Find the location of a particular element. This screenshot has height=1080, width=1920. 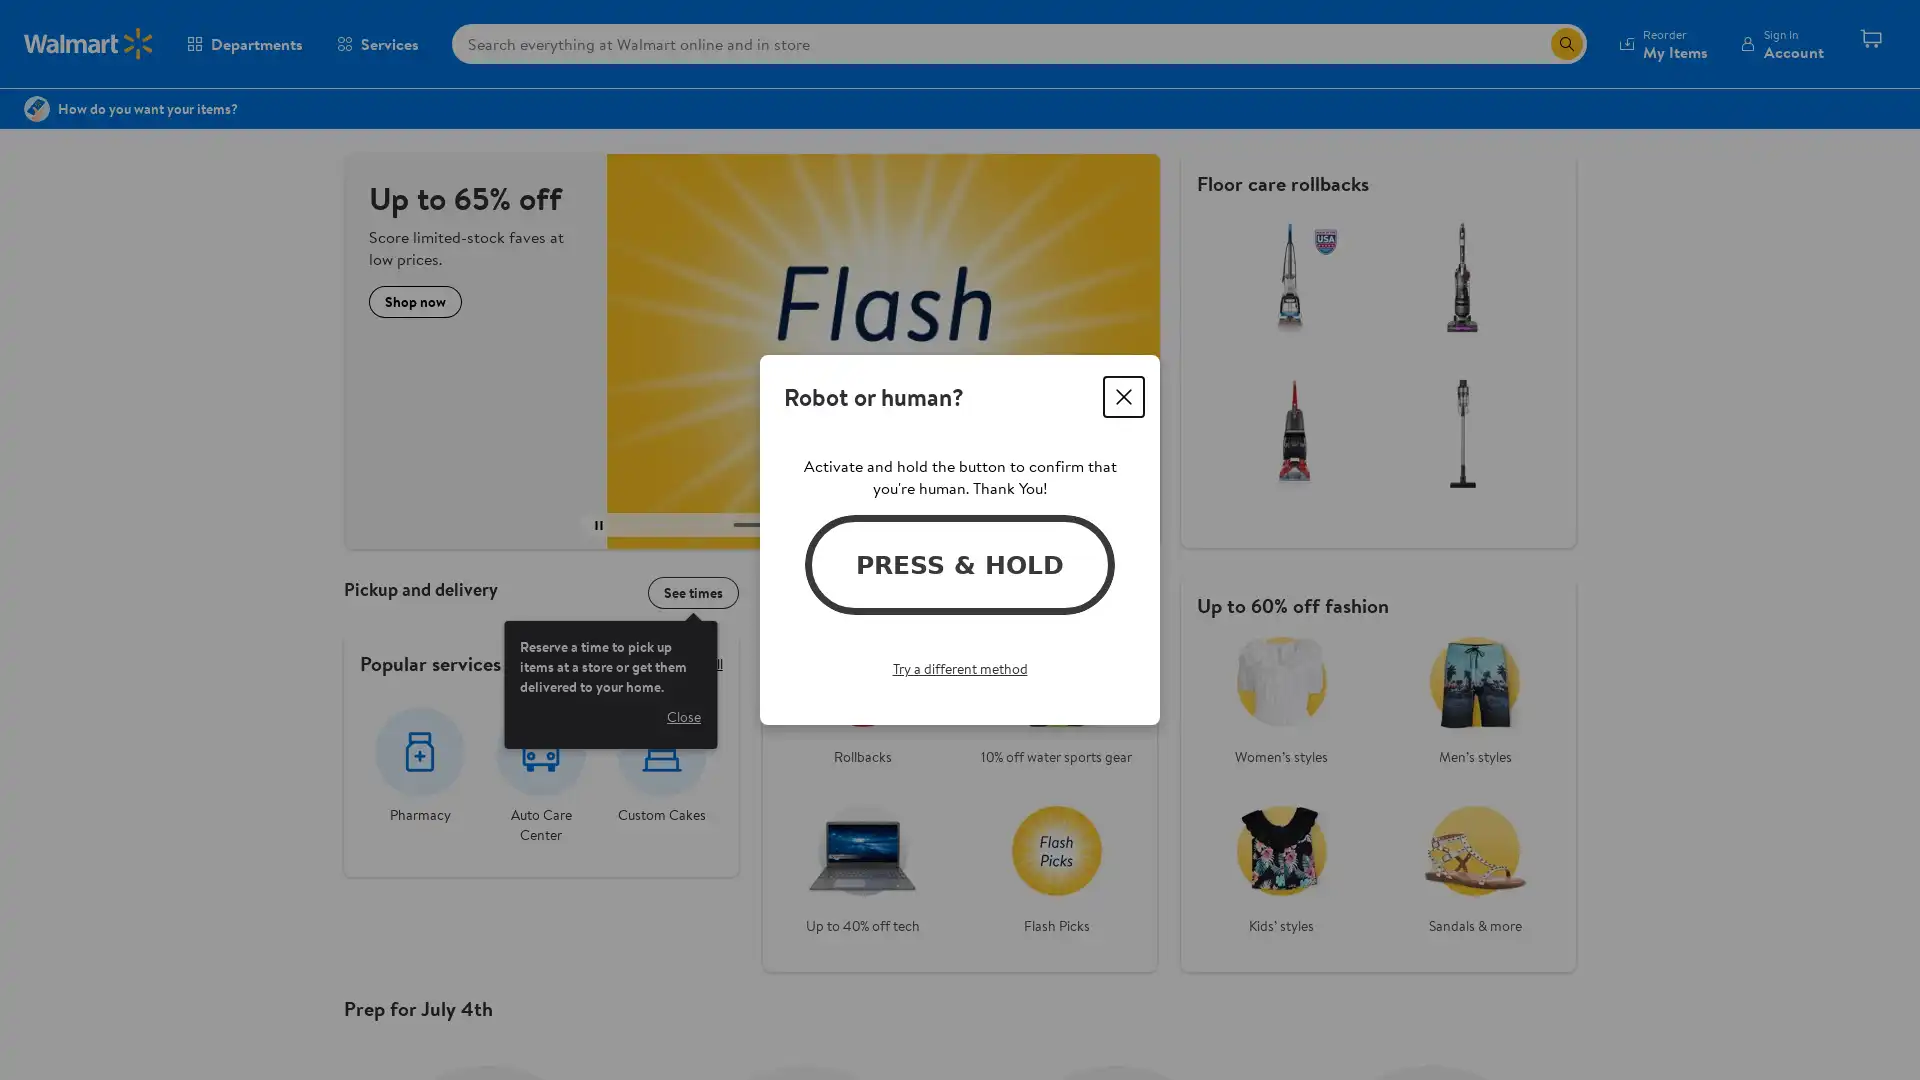

Next carousel slide is located at coordinates (901, 523).